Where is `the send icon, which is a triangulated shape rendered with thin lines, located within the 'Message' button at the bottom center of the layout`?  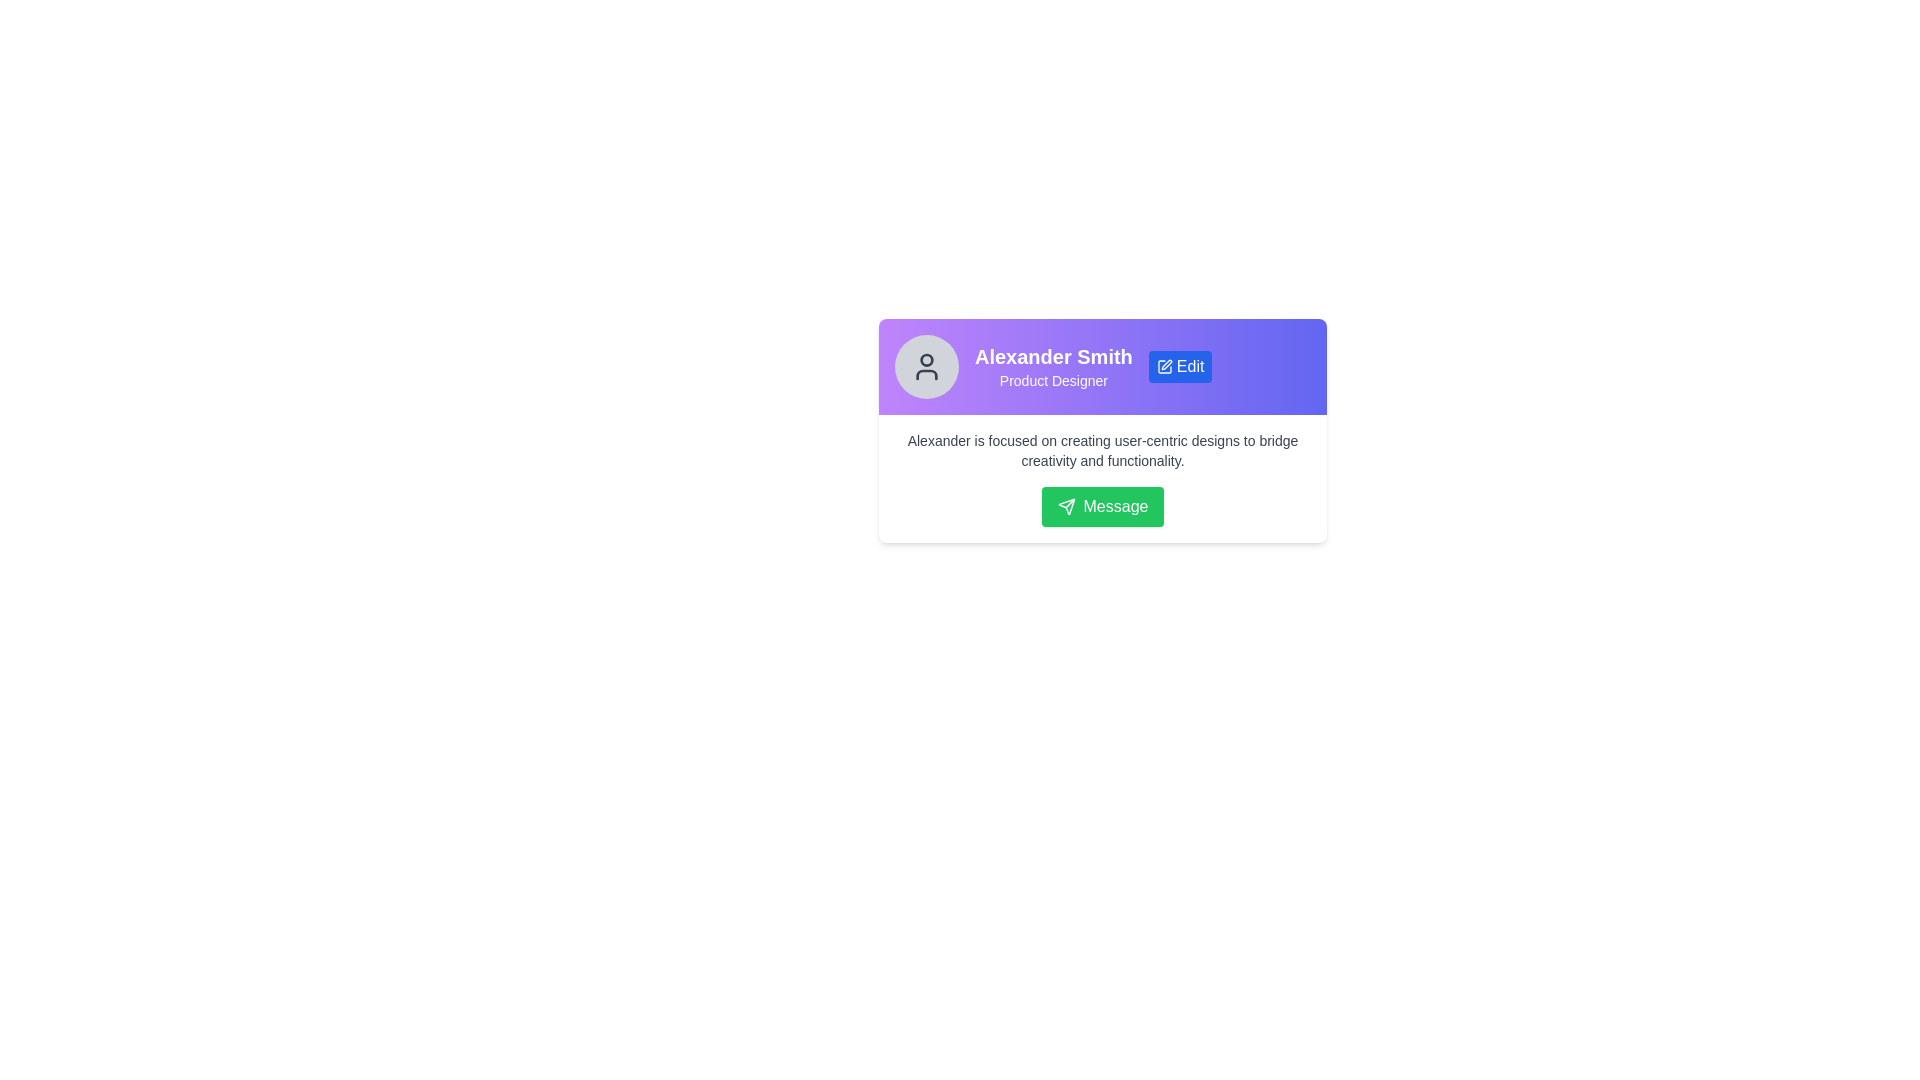
the send icon, which is a triangulated shape rendered with thin lines, located within the 'Message' button at the bottom center of the layout is located at coordinates (1065, 505).